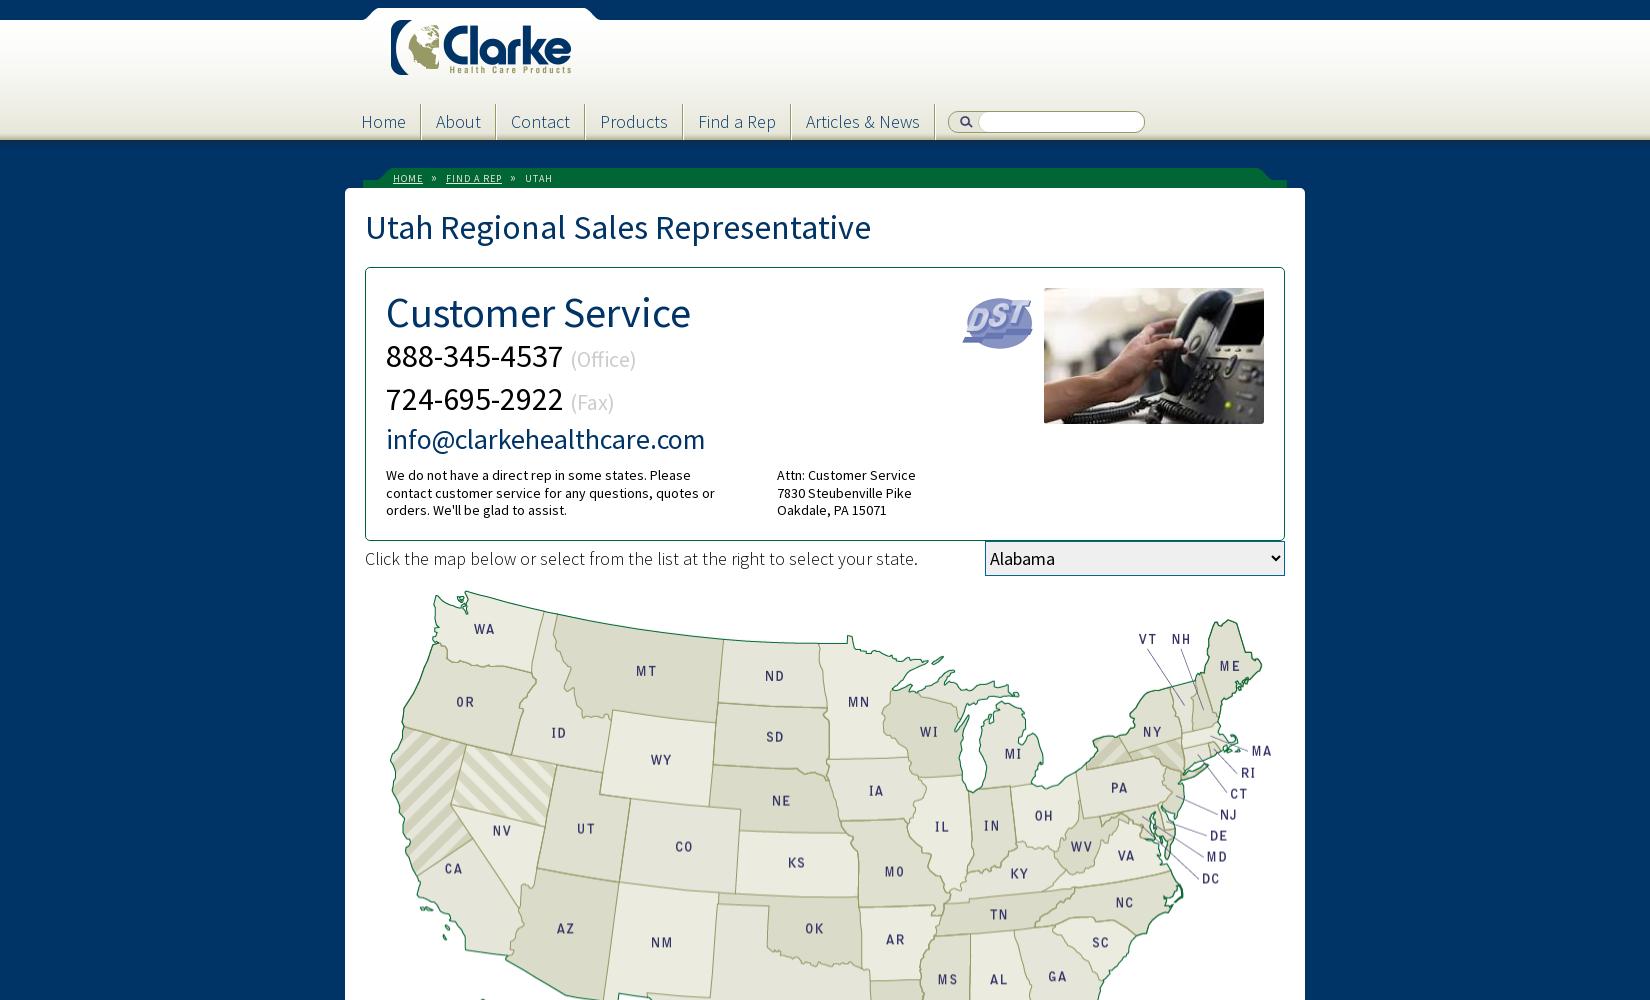  I want to click on 'Click the map below or select from the list at the right to select your state.', so click(640, 557).